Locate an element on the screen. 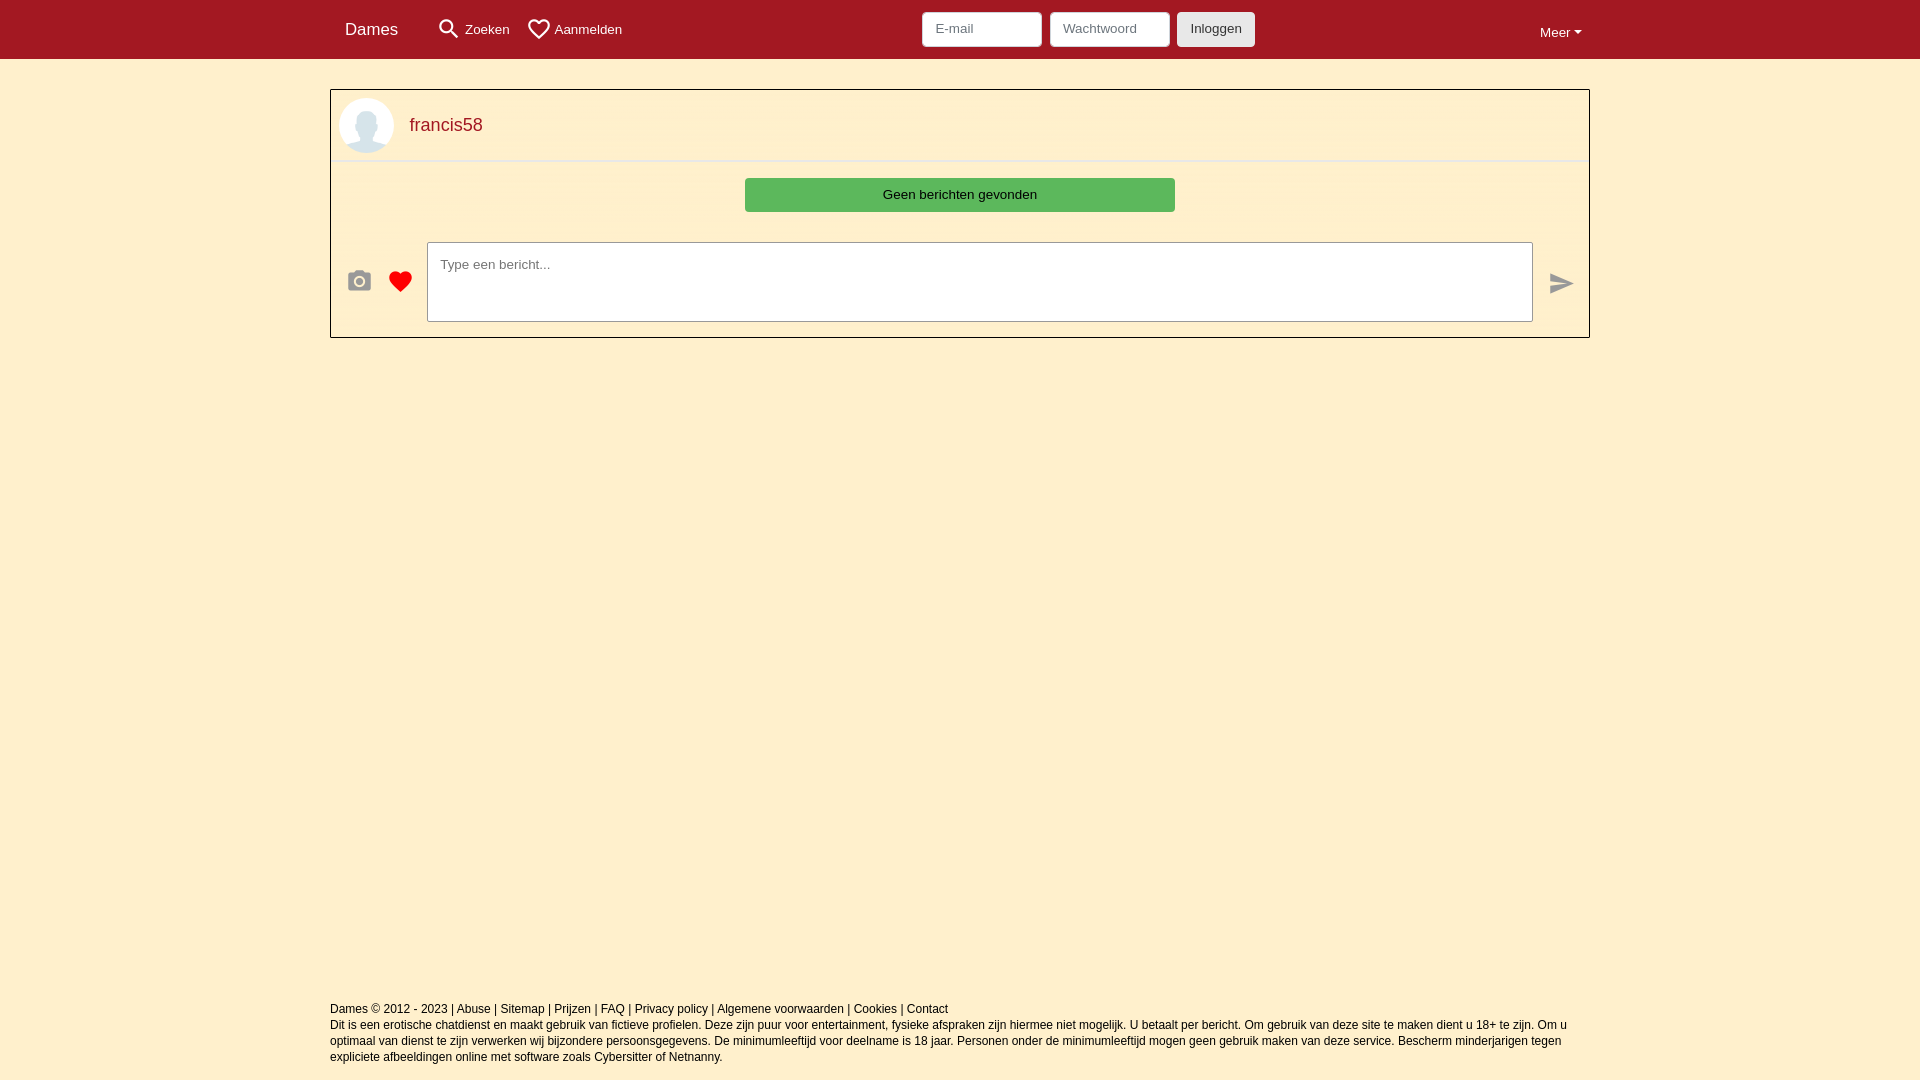 The width and height of the screenshot is (1920, 1080). 'Meer' is located at coordinates (1530, 29).